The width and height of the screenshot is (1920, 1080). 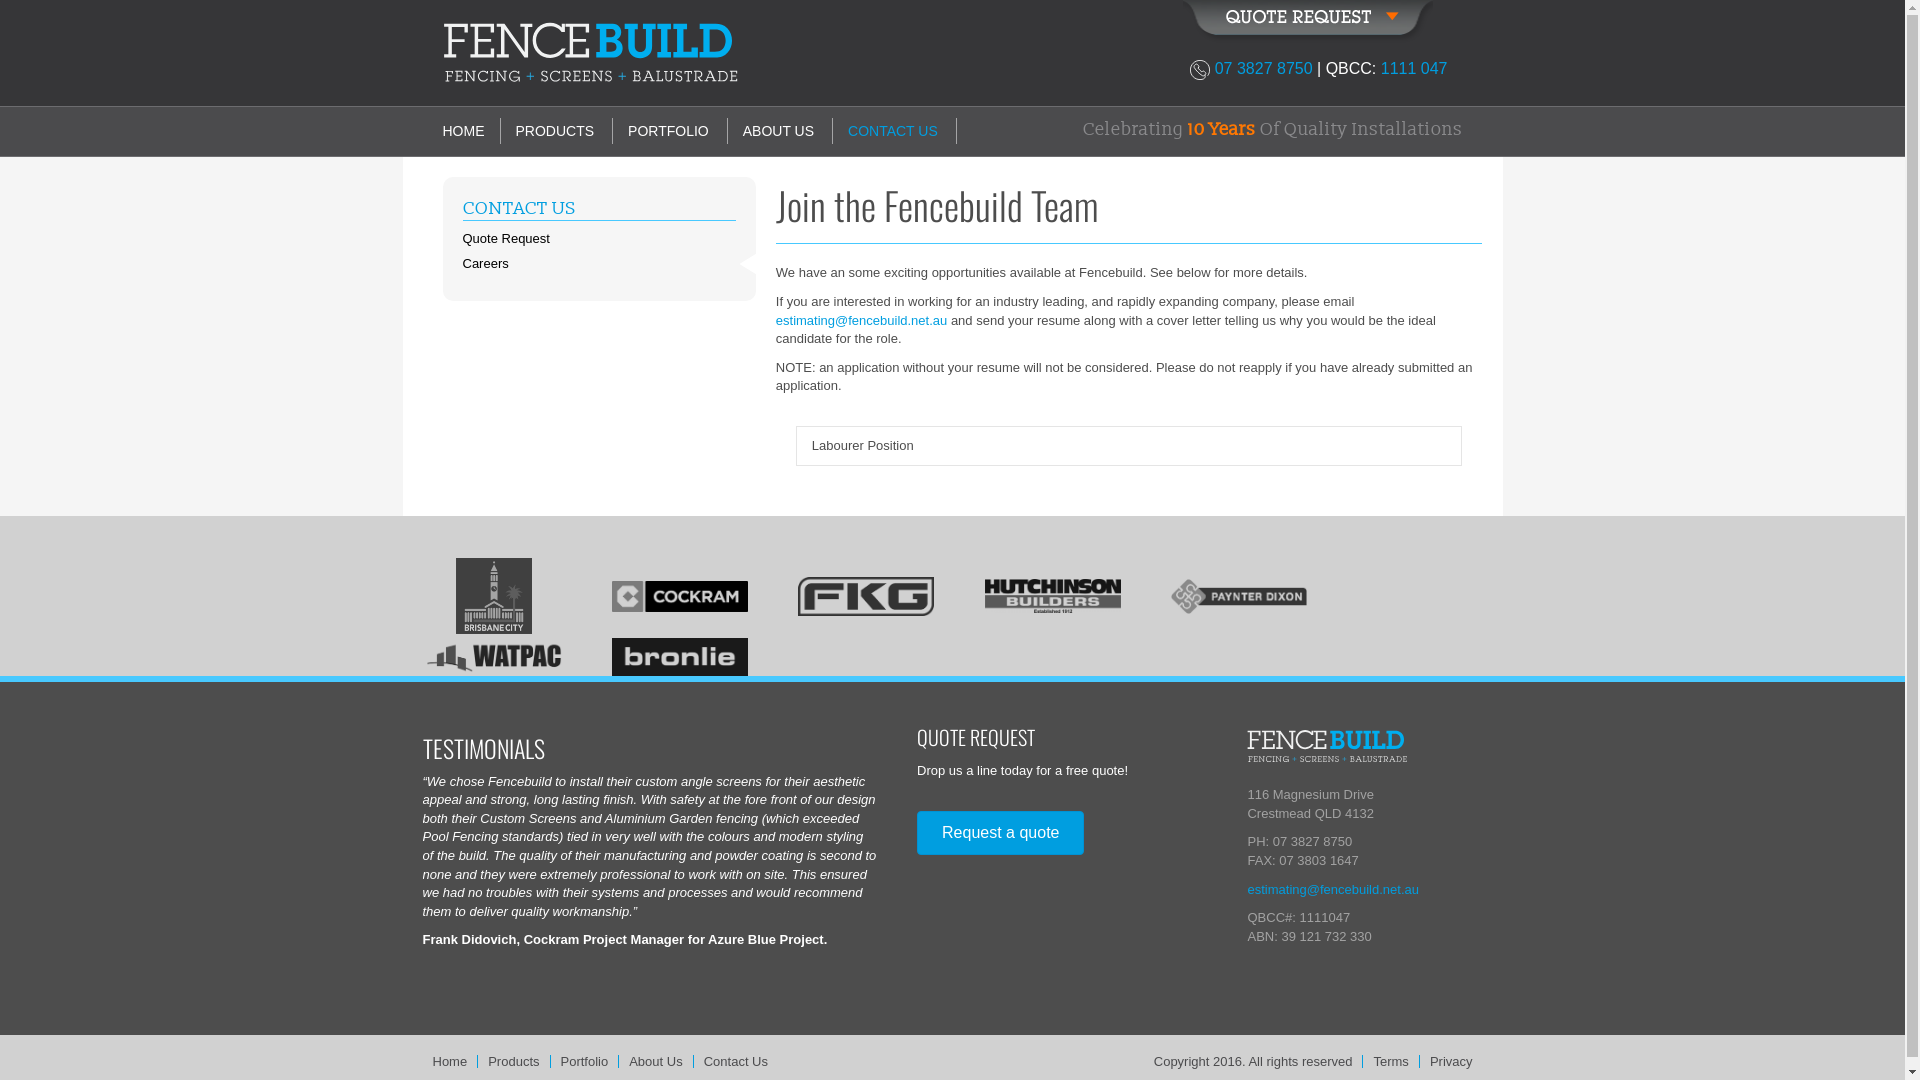 What do you see at coordinates (597, 262) in the screenshot?
I see `'Careers'` at bounding box center [597, 262].